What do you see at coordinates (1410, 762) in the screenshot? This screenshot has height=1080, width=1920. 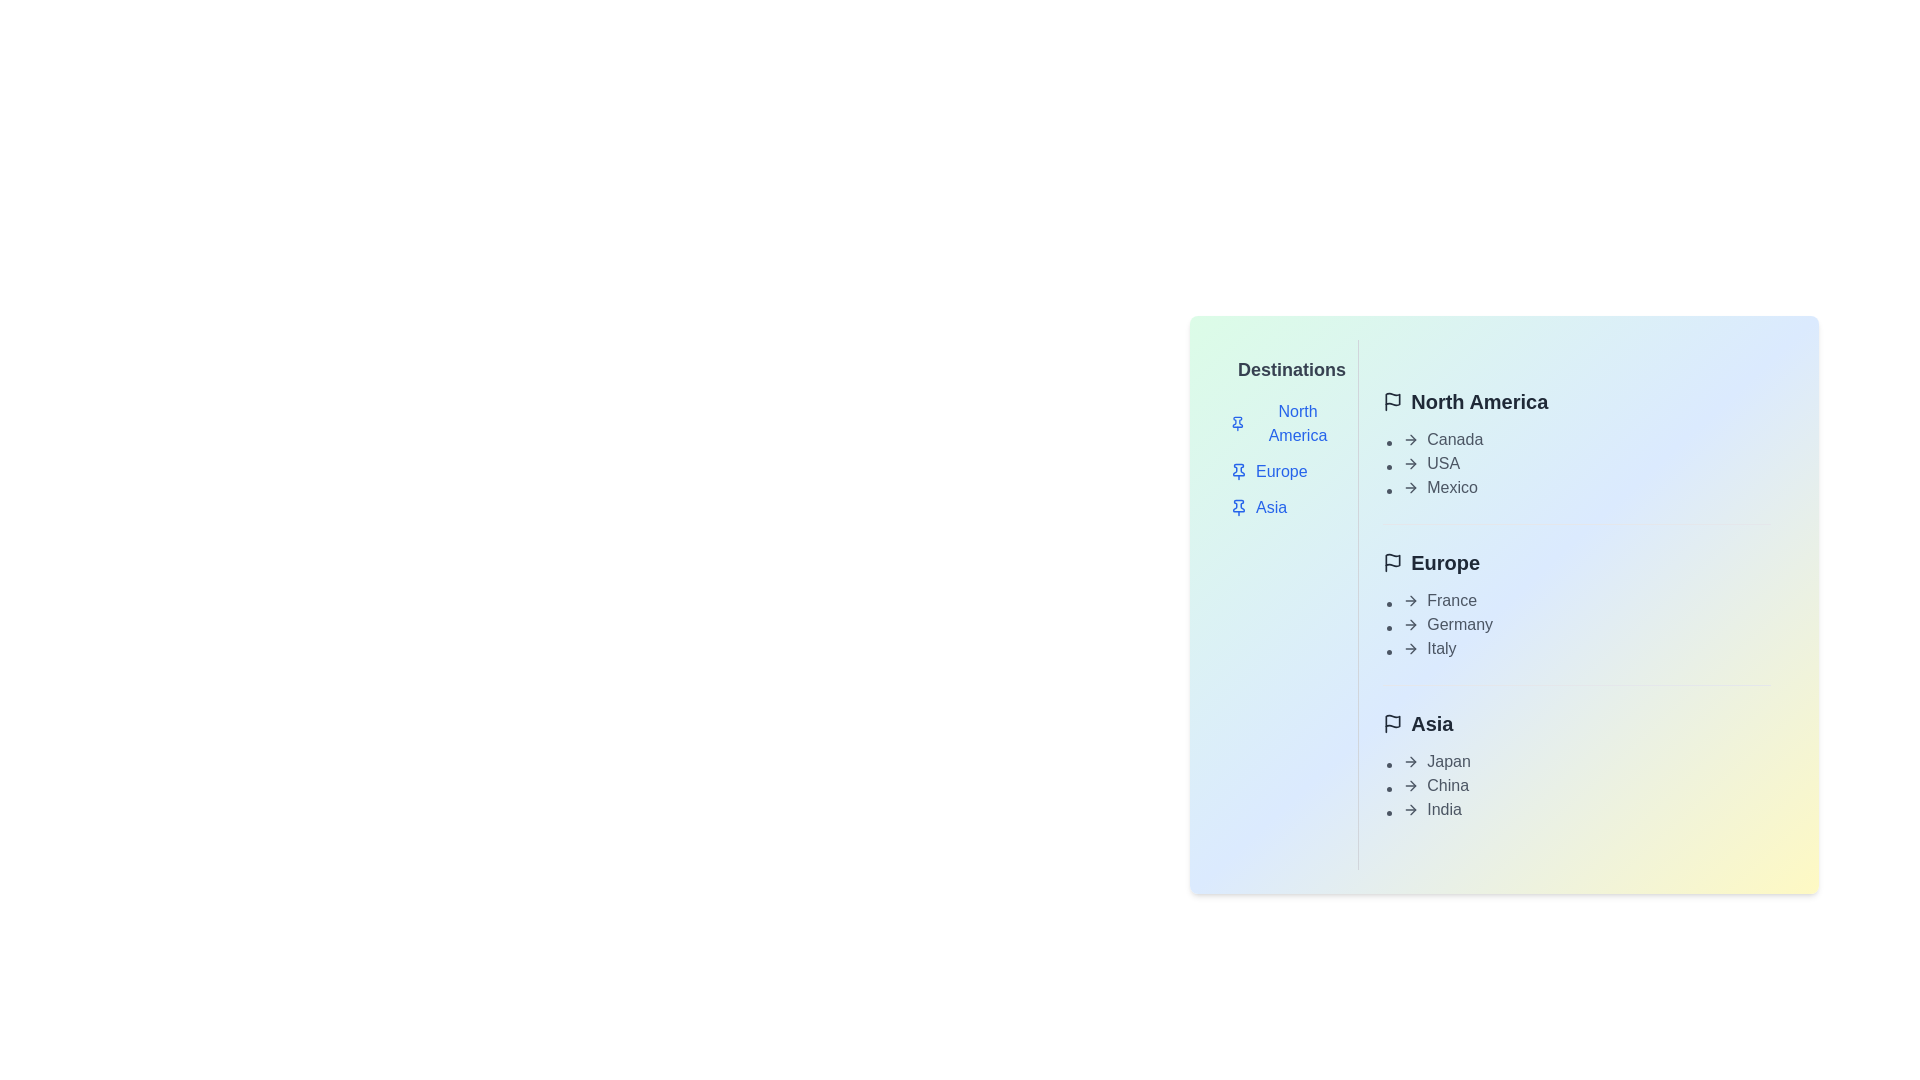 I see `the arrow icon located to the immediate left of the text 'Japan' under the 'Asia' section to initiate navigation` at bounding box center [1410, 762].